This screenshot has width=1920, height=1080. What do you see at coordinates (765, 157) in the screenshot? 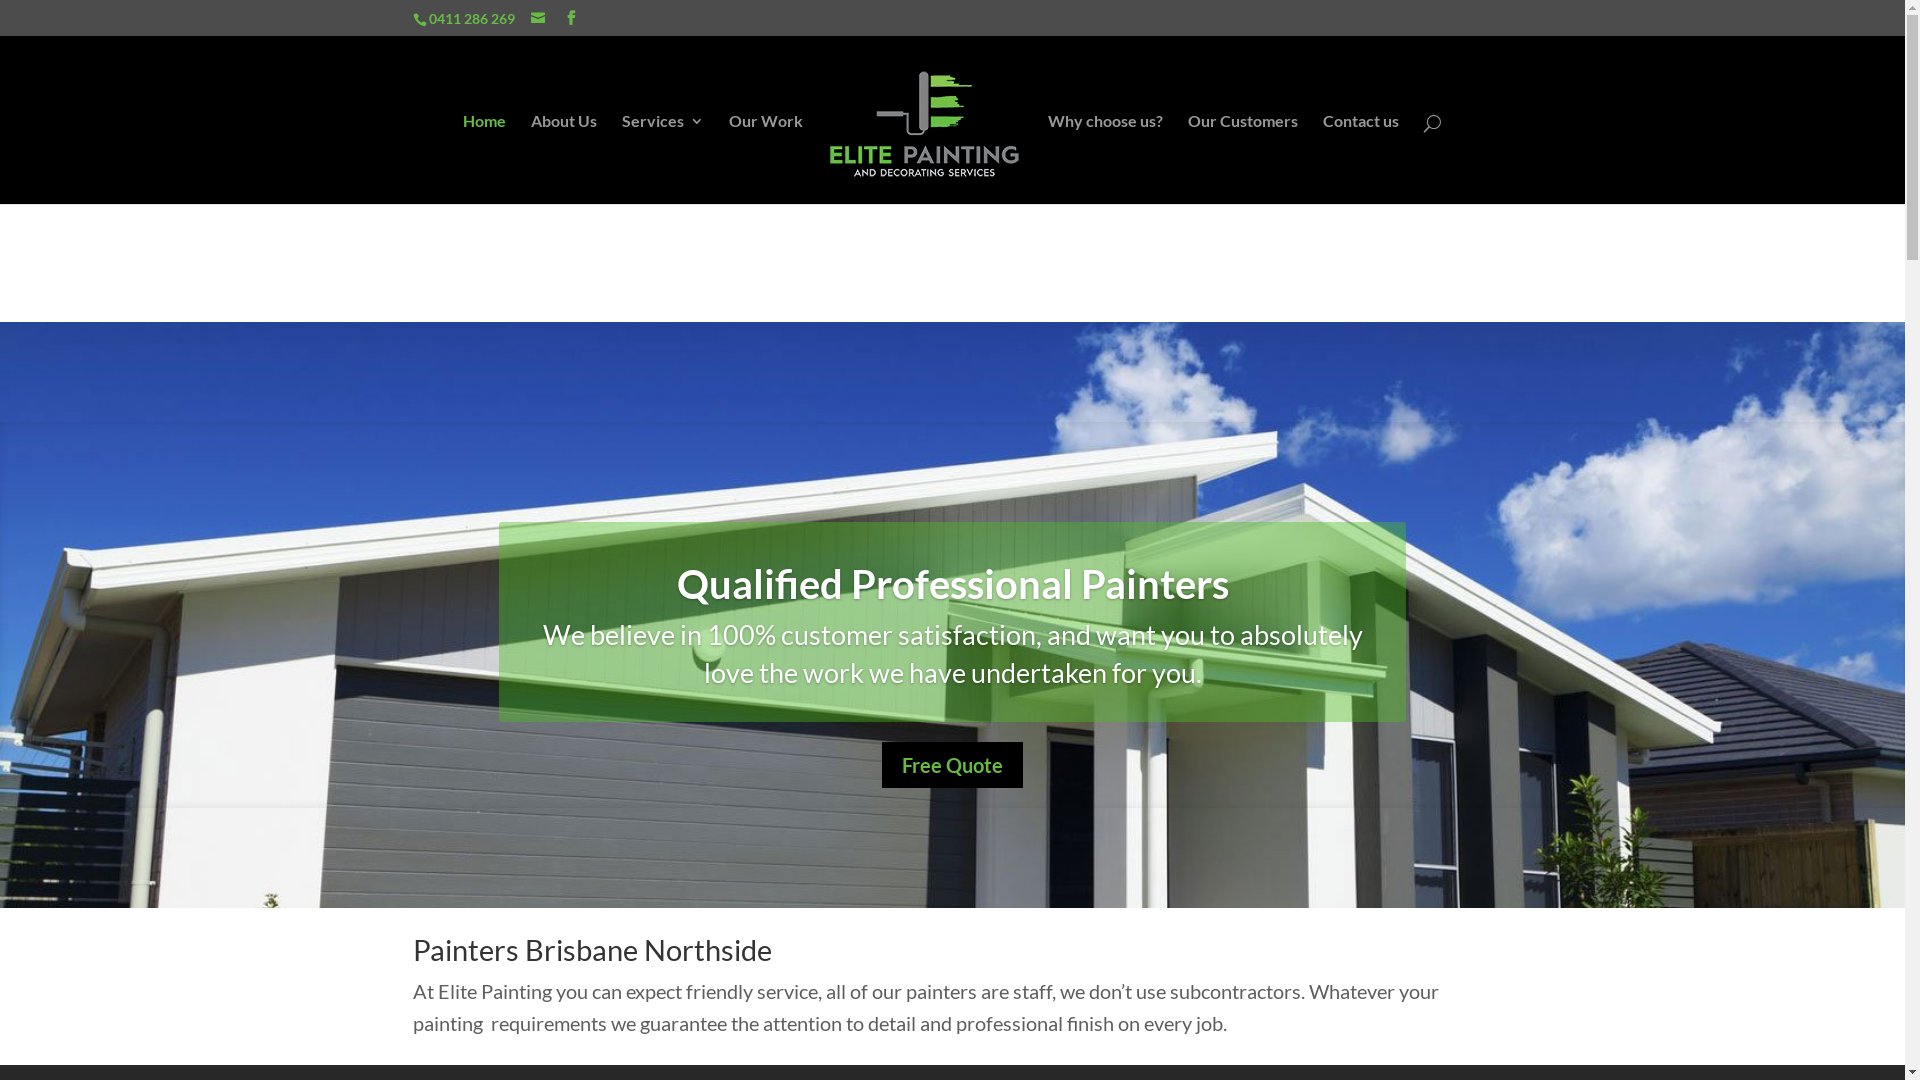
I see `'Our Work'` at bounding box center [765, 157].